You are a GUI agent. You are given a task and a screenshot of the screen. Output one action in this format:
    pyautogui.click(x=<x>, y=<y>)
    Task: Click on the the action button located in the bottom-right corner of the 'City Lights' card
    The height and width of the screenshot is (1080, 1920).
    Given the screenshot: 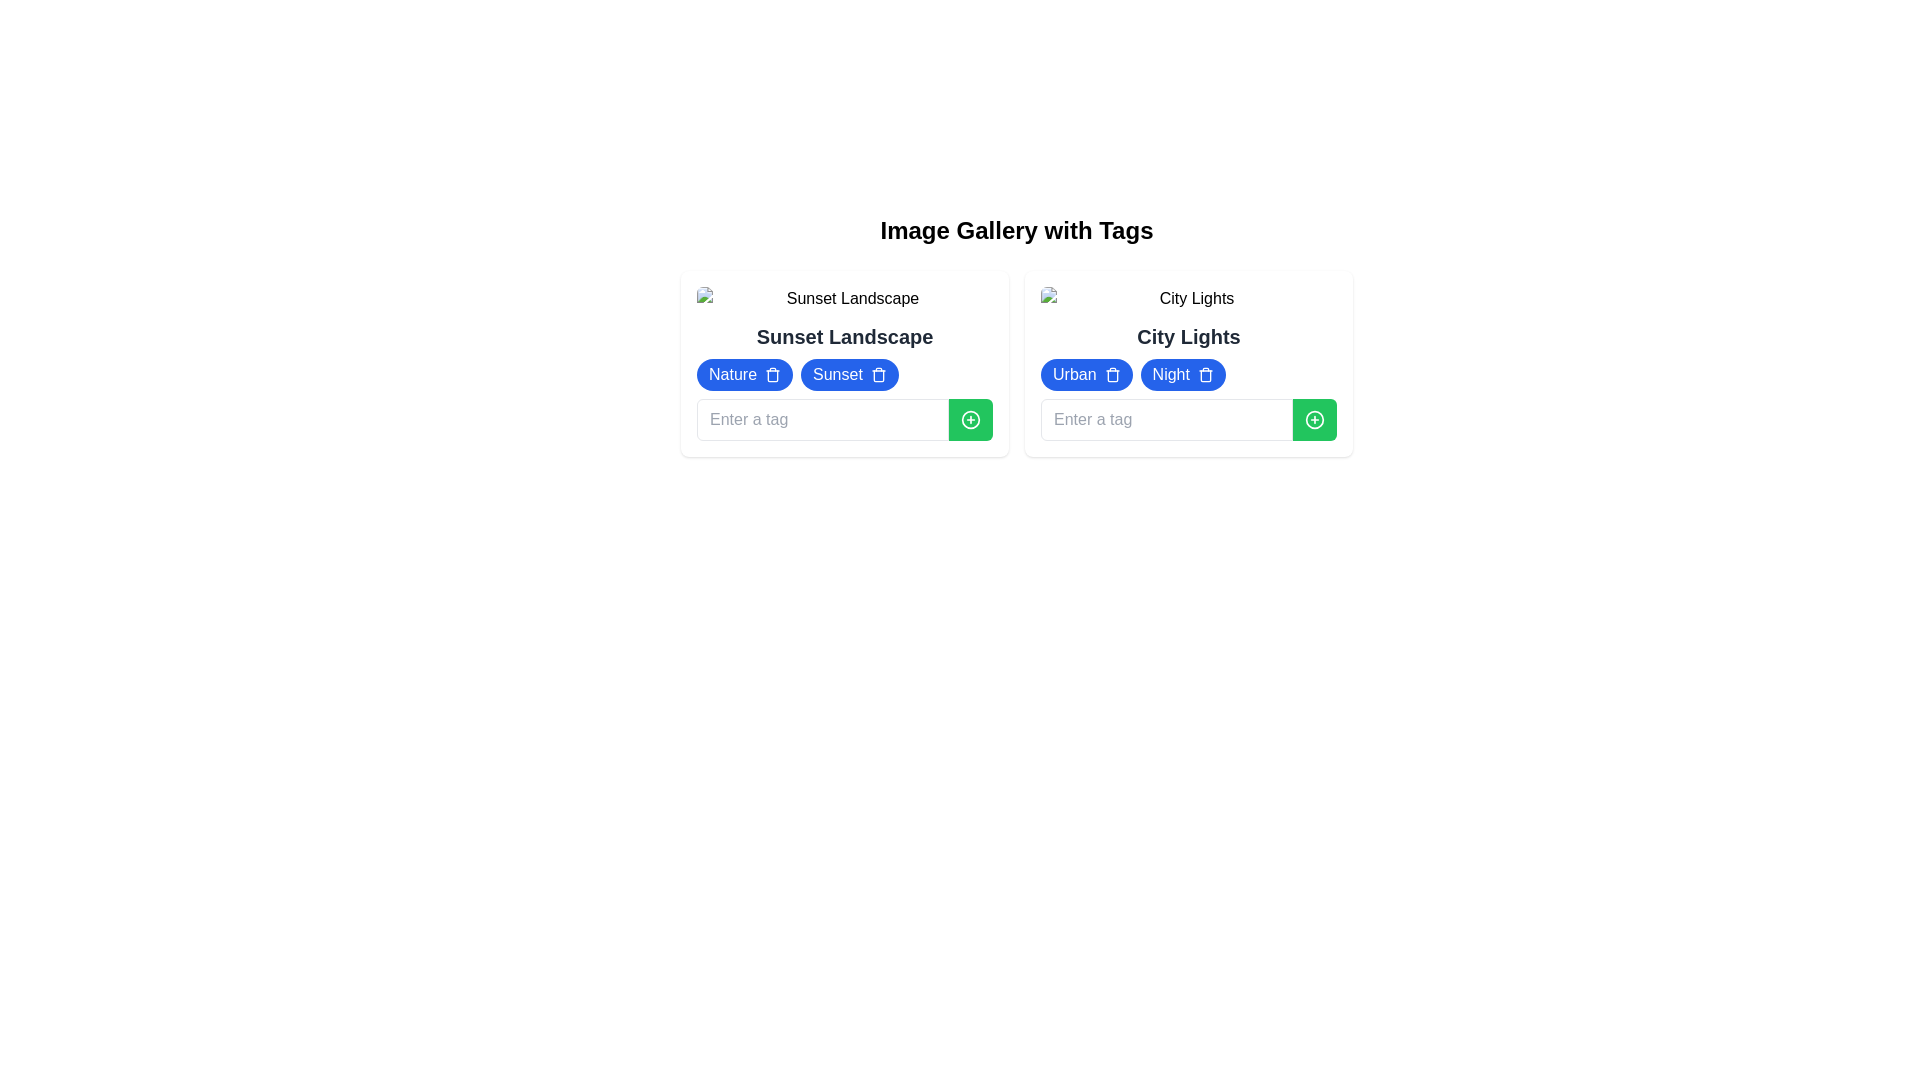 What is the action you would take?
    pyautogui.click(x=970, y=419)
    